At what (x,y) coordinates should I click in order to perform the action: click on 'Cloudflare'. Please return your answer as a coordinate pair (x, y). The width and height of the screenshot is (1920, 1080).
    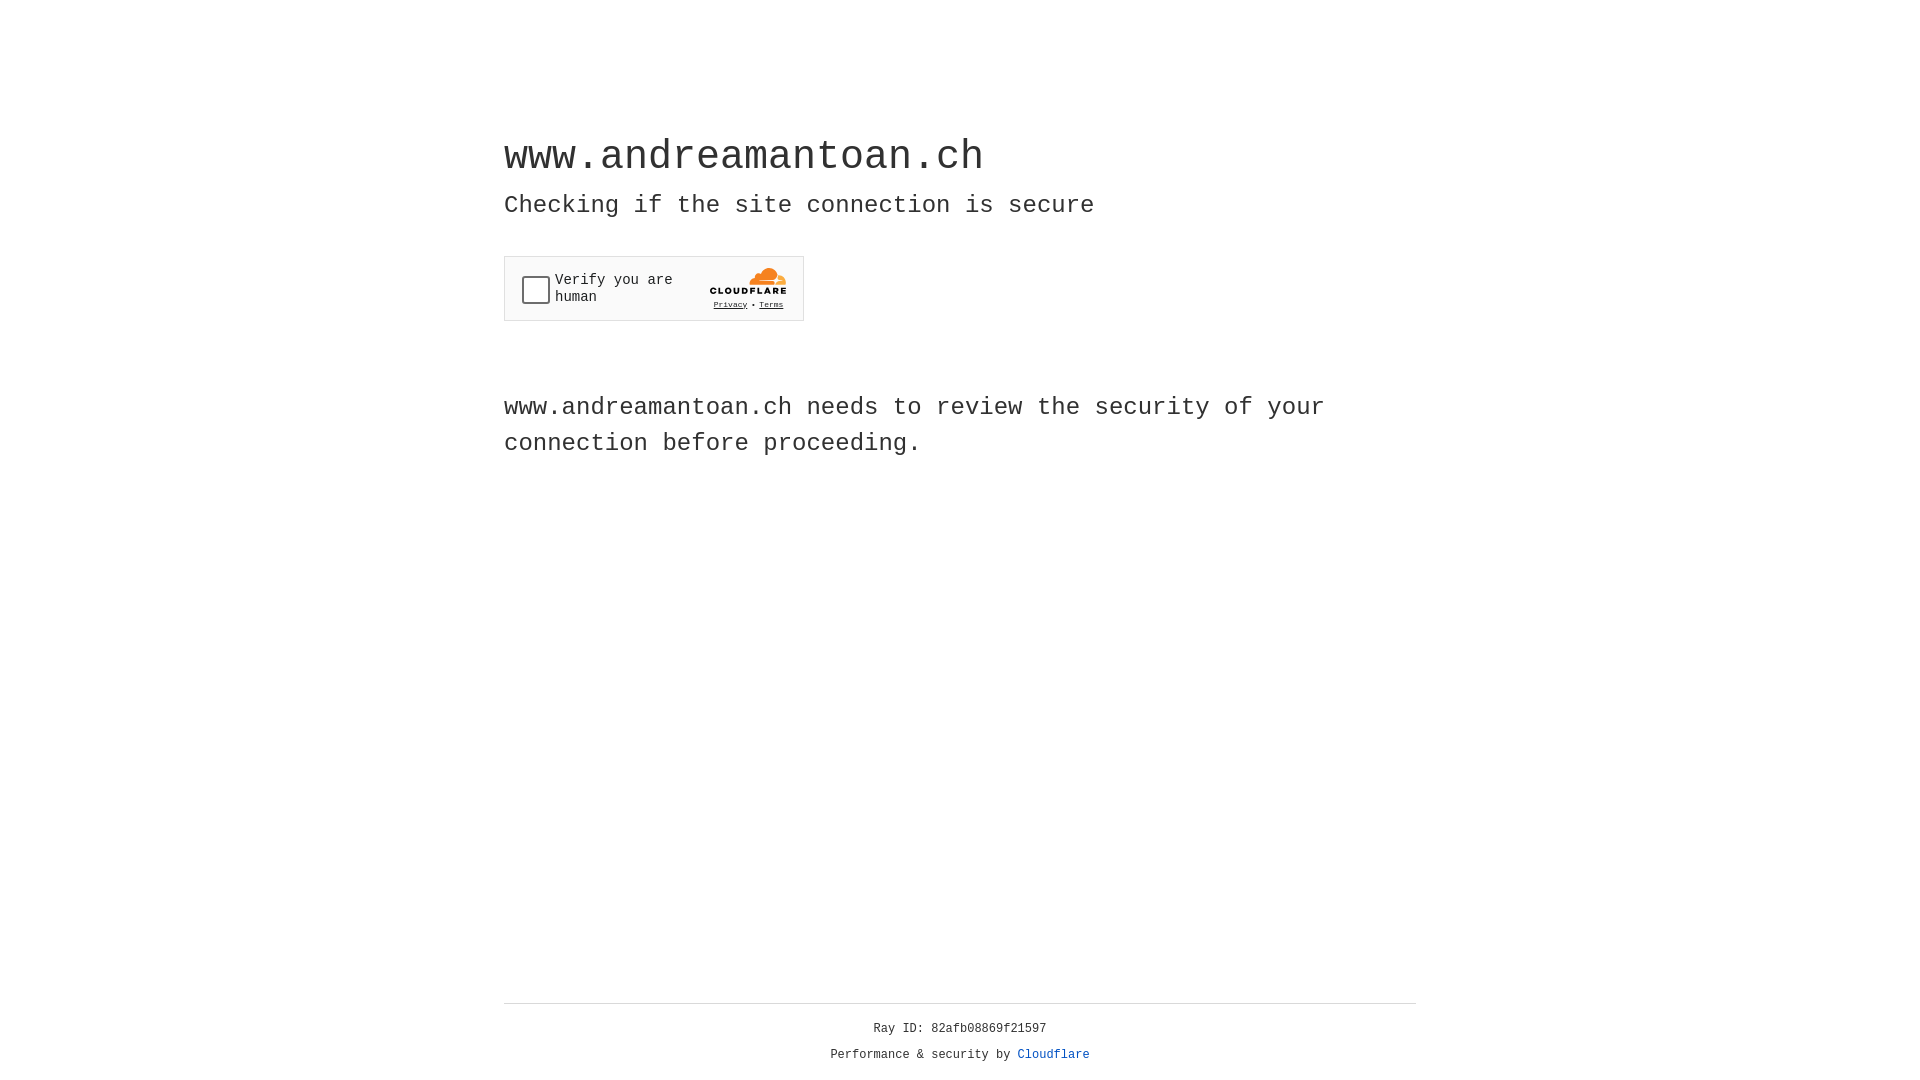
    Looking at the image, I should click on (1053, 1054).